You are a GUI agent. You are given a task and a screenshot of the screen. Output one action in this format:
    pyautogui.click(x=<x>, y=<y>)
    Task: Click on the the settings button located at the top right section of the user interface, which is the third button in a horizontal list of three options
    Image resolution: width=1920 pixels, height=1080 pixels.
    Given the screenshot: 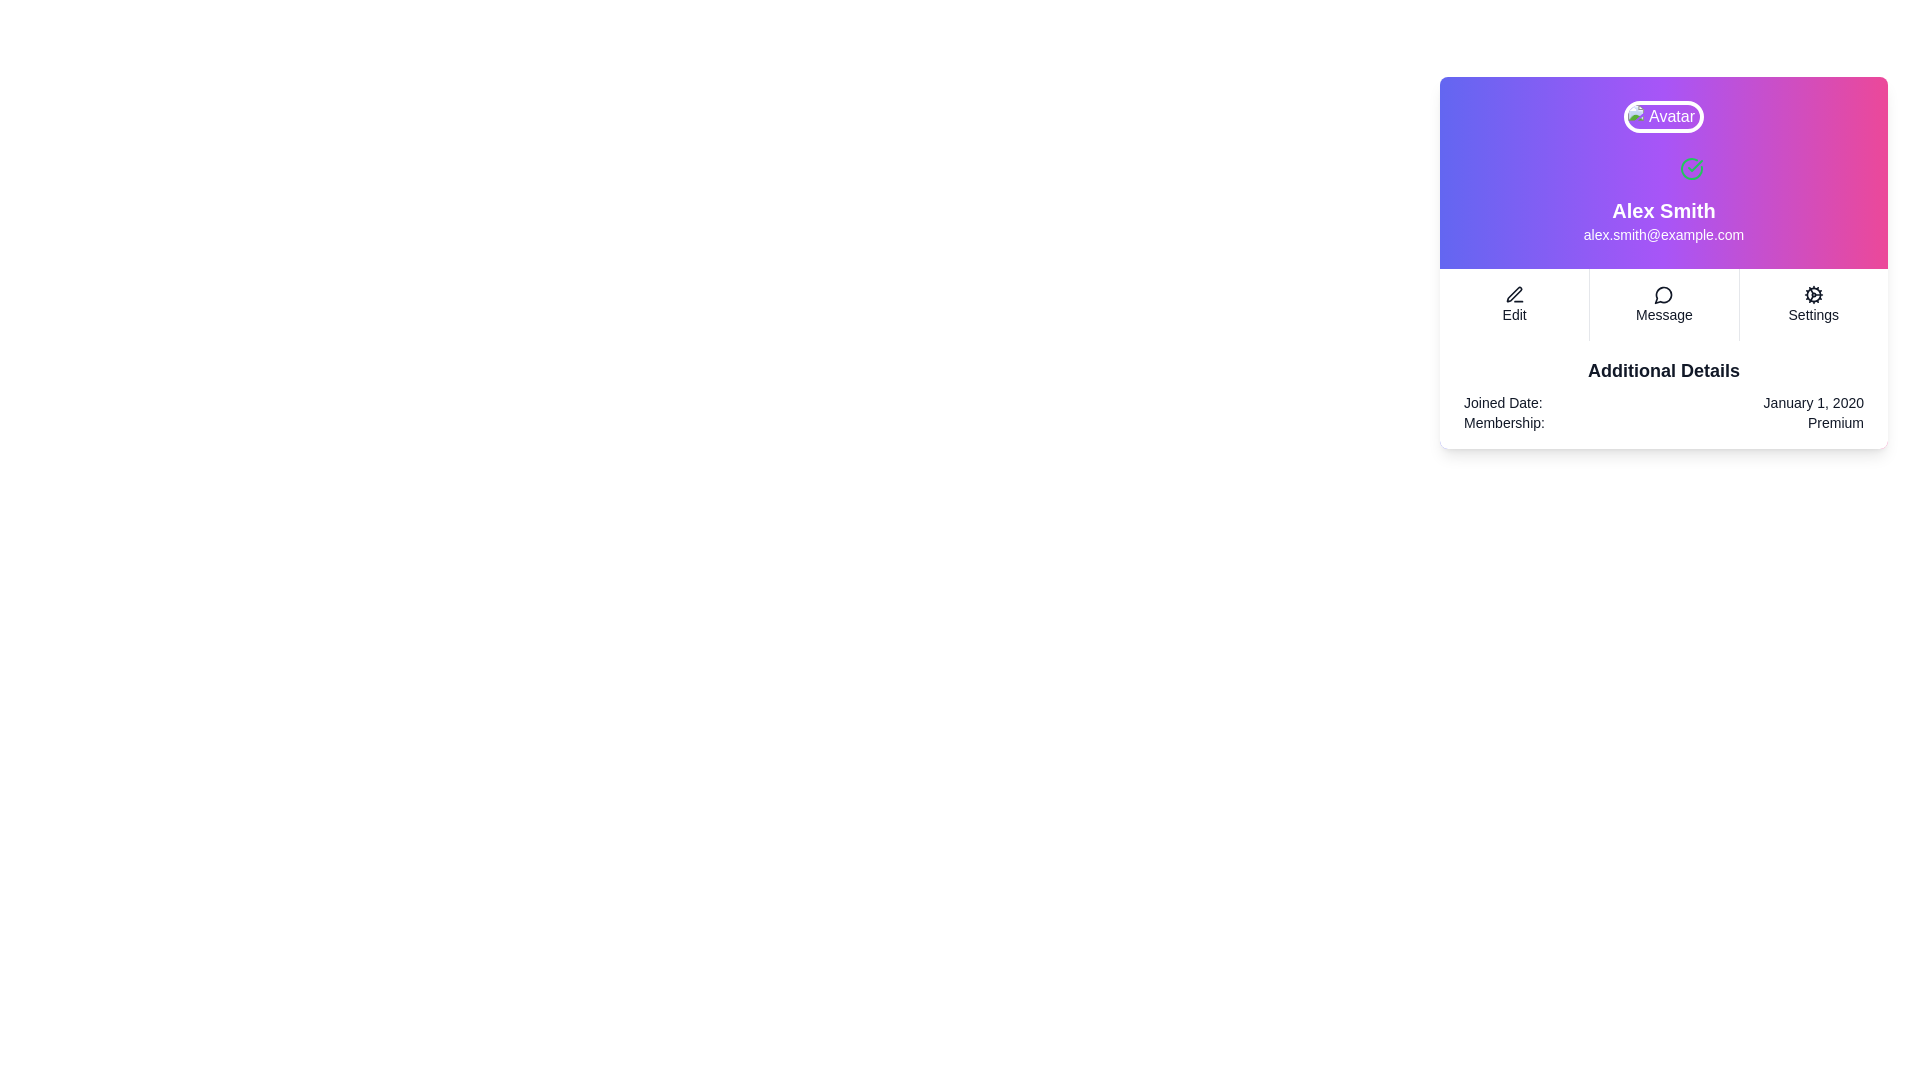 What is the action you would take?
    pyautogui.click(x=1813, y=304)
    